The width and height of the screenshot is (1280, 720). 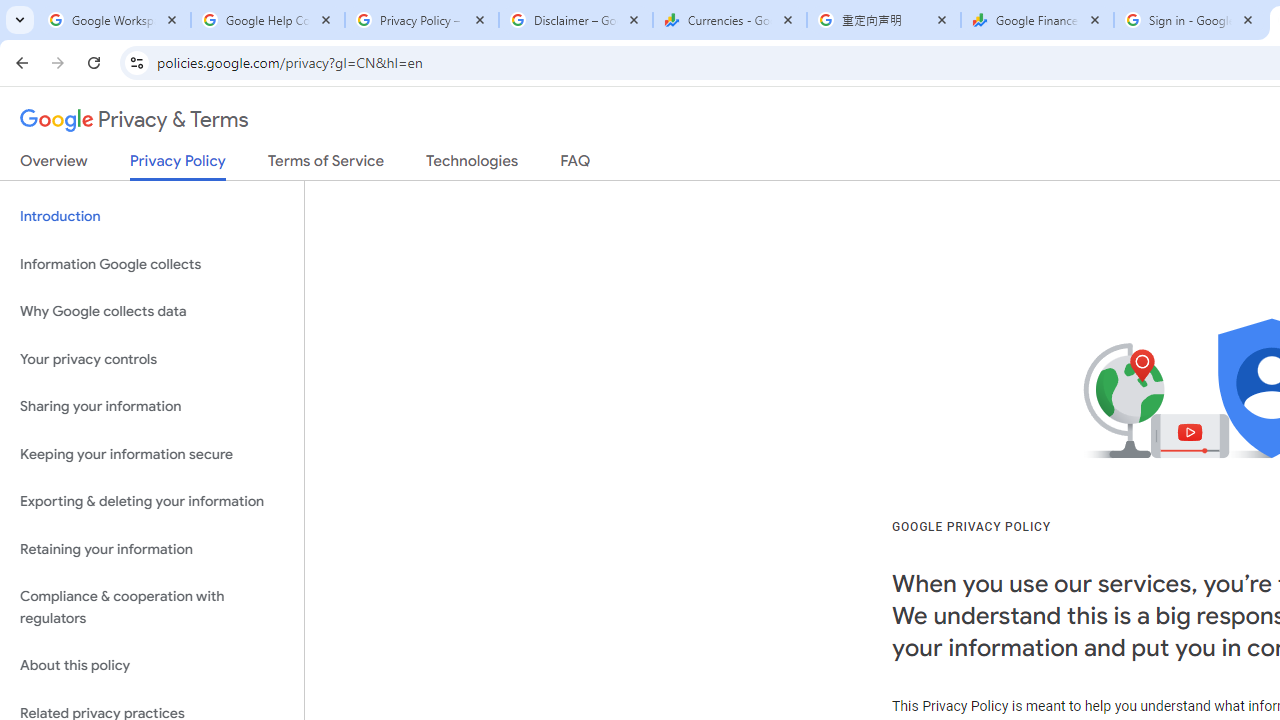 I want to click on 'Information Google collects', so click(x=151, y=263).